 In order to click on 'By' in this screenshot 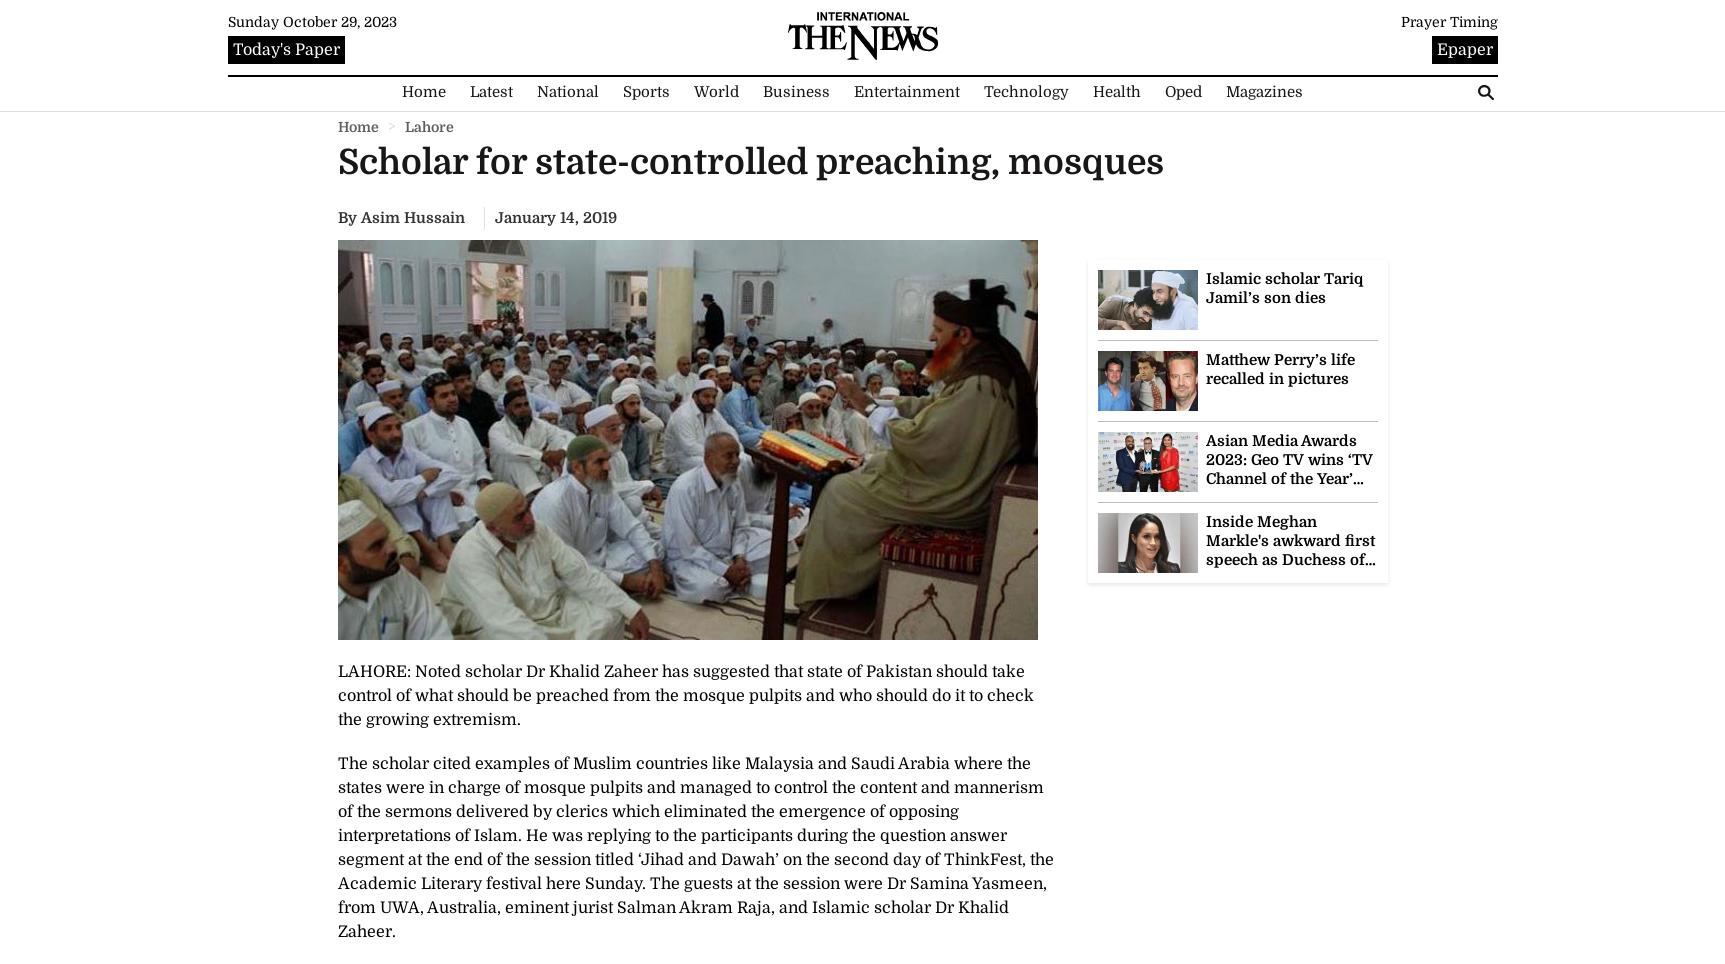, I will do `click(346, 217)`.